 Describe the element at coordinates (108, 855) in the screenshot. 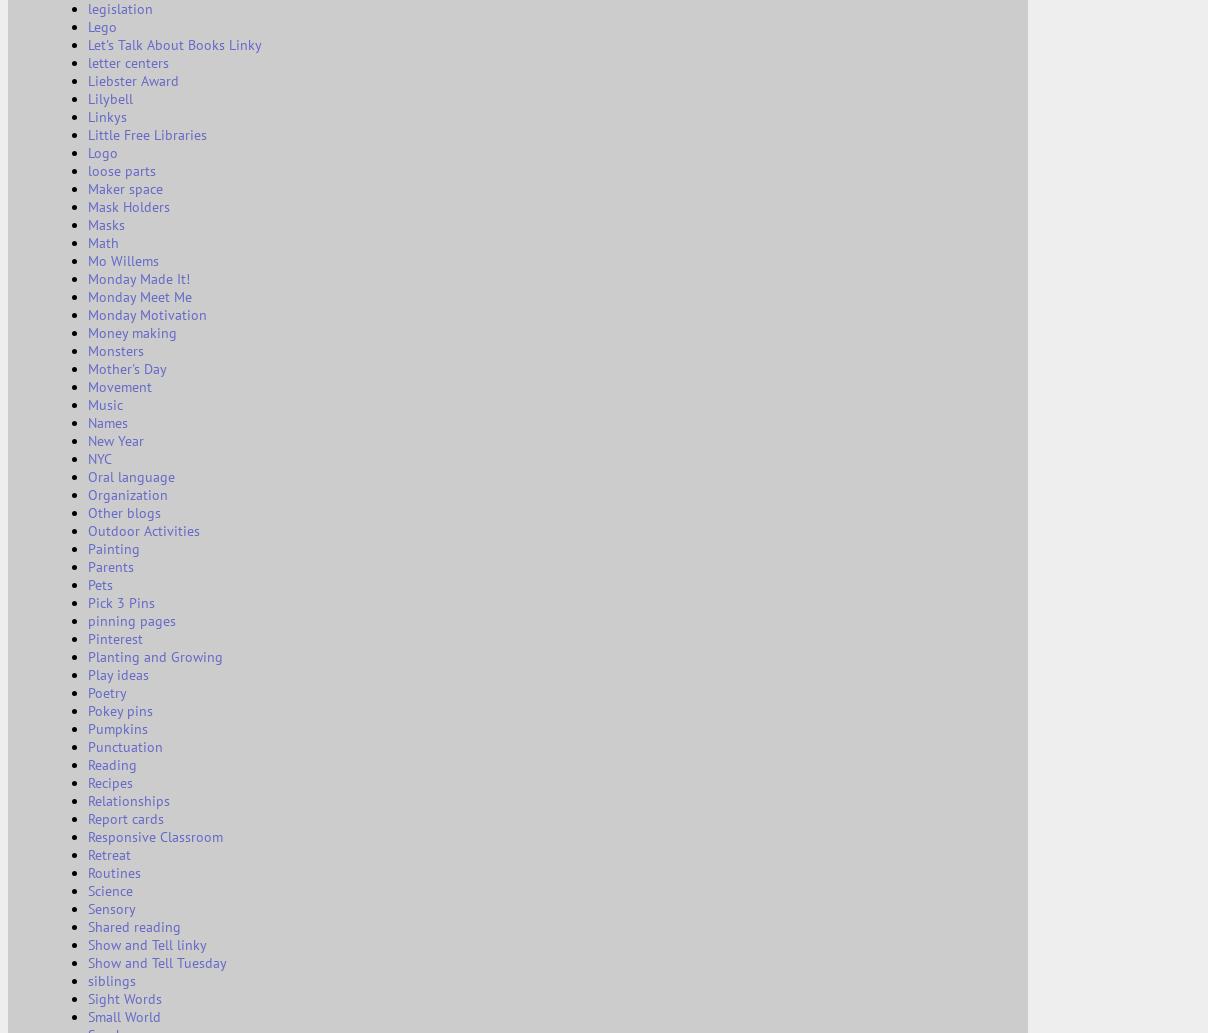

I see `'Retreat'` at that location.